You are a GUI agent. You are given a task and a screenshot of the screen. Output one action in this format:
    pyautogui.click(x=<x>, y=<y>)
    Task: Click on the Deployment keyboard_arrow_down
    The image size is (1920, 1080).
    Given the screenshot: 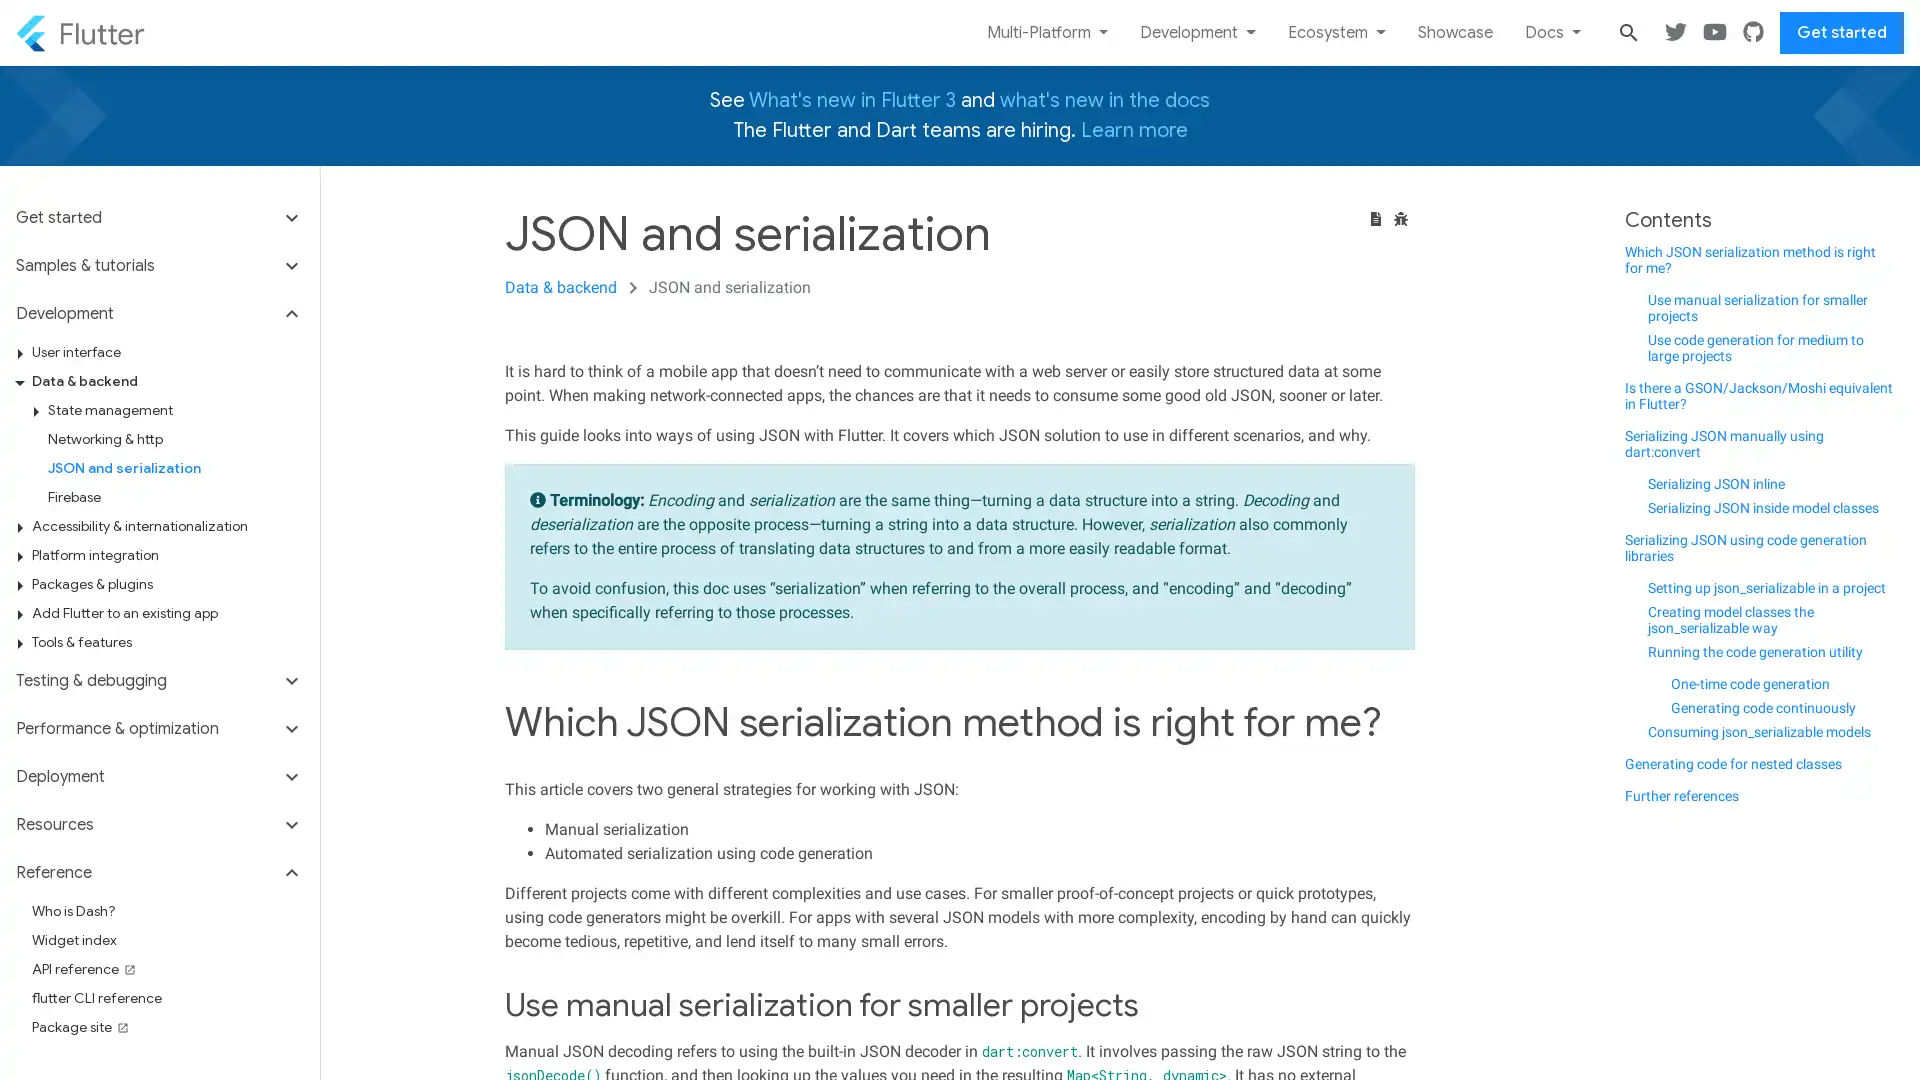 What is the action you would take?
    pyautogui.click(x=158, y=775)
    